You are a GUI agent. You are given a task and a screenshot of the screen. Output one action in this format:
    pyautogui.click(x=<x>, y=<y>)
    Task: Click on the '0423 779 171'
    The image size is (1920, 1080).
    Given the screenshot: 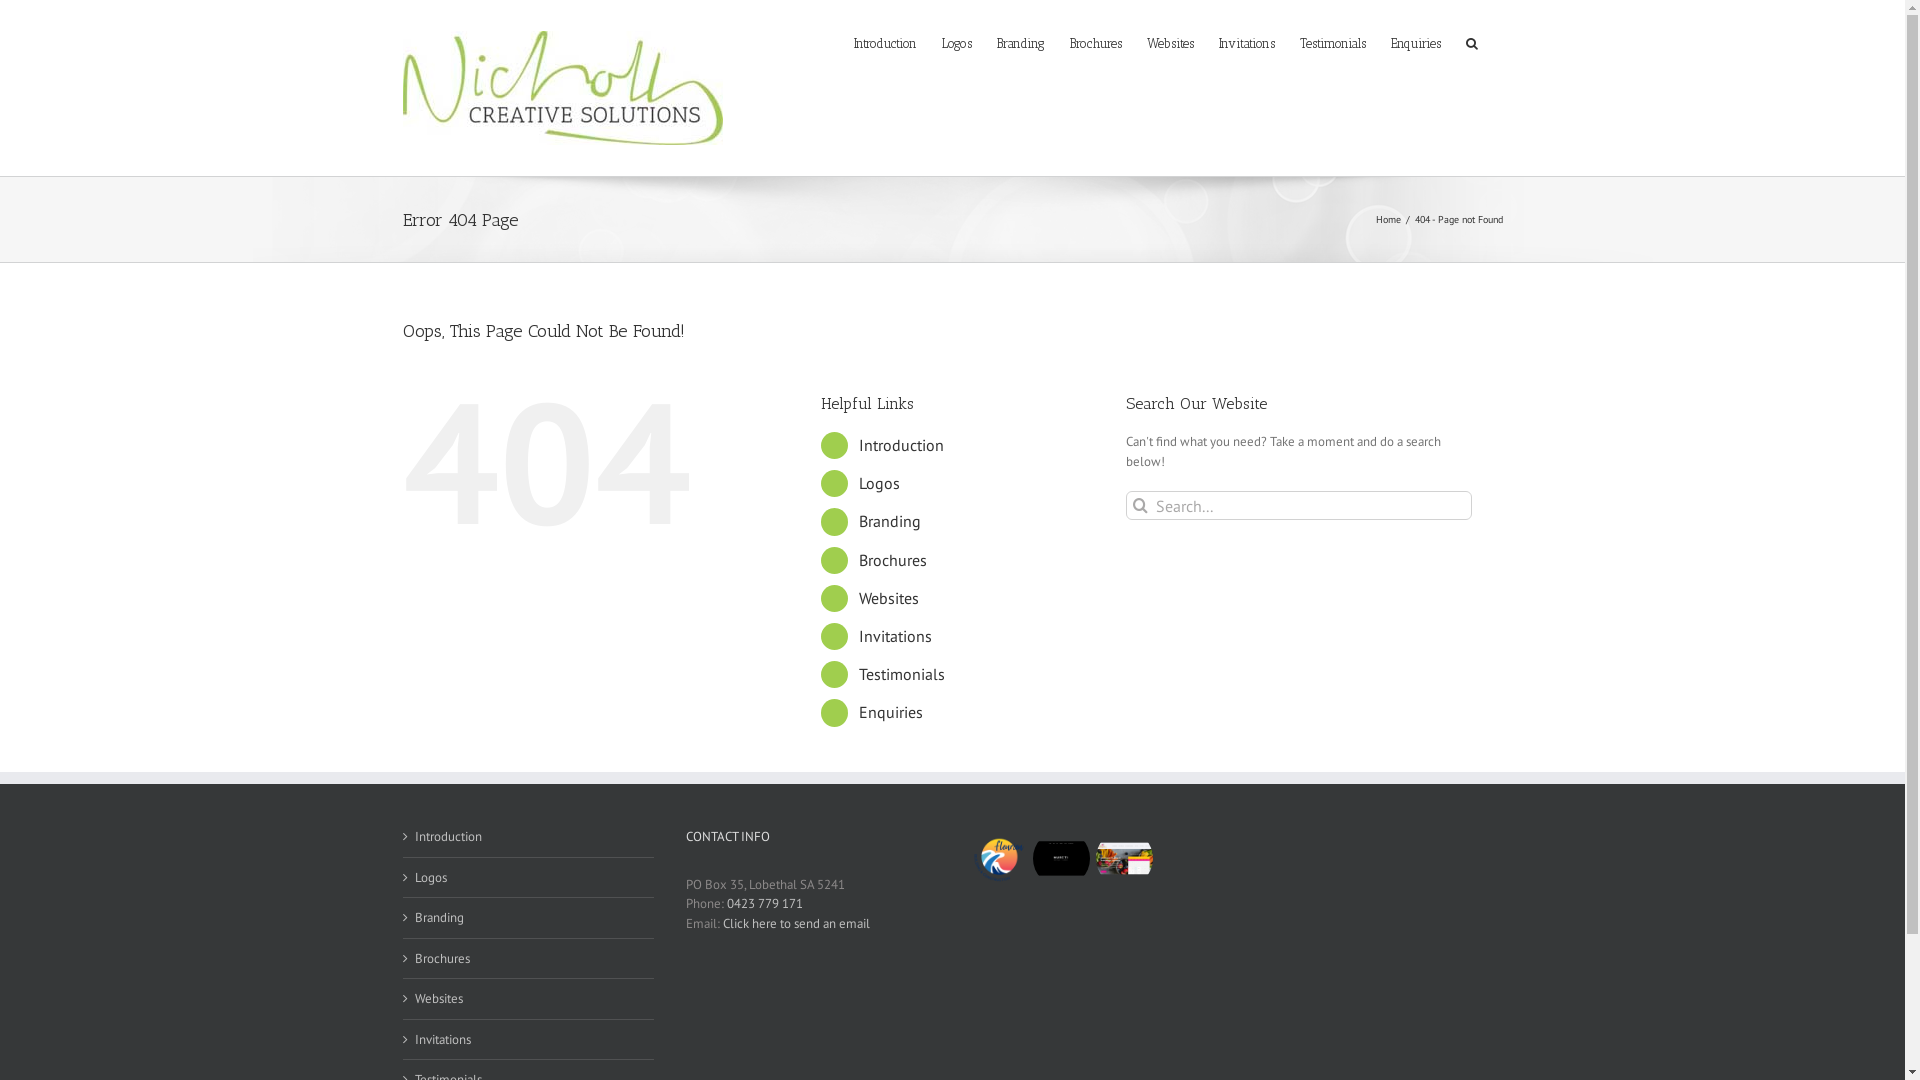 What is the action you would take?
    pyautogui.click(x=762, y=903)
    